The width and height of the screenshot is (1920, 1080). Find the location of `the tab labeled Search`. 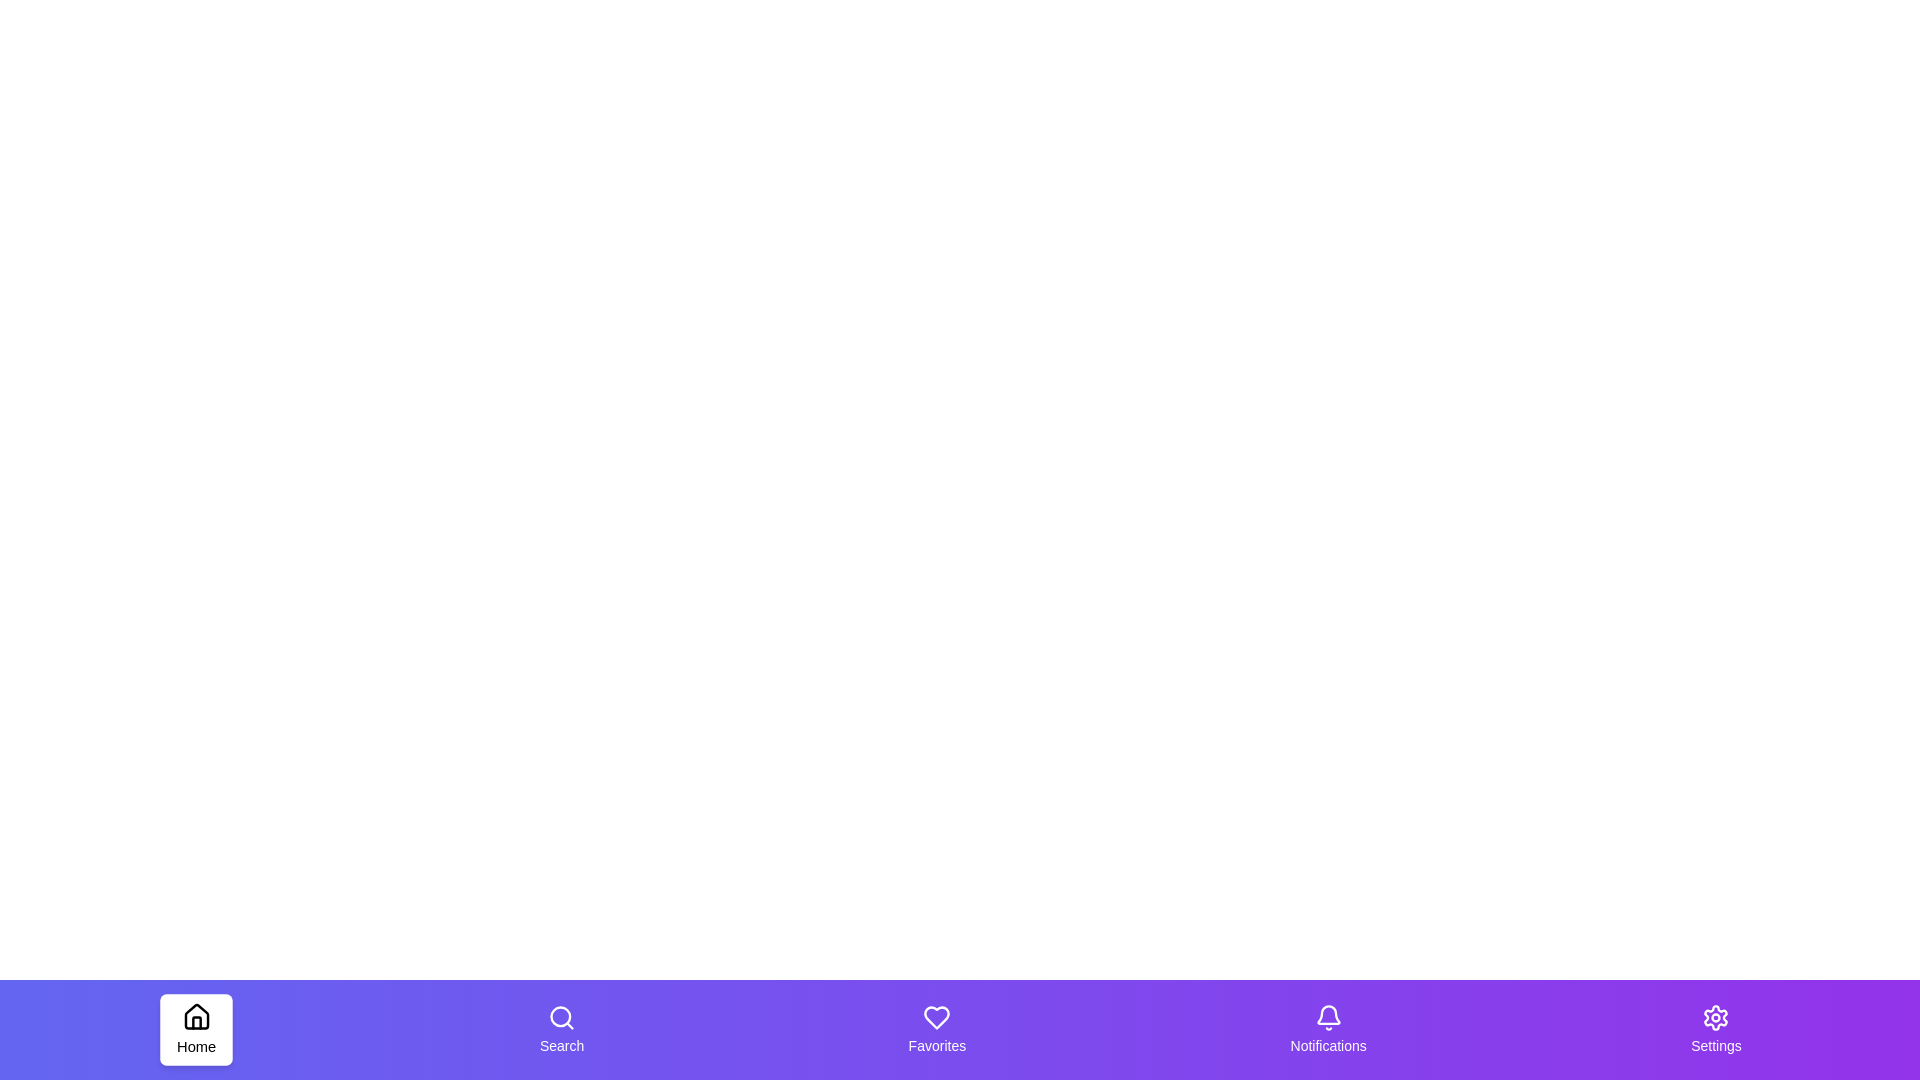

the tab labeled Search is located at coordinates (560, 1029).